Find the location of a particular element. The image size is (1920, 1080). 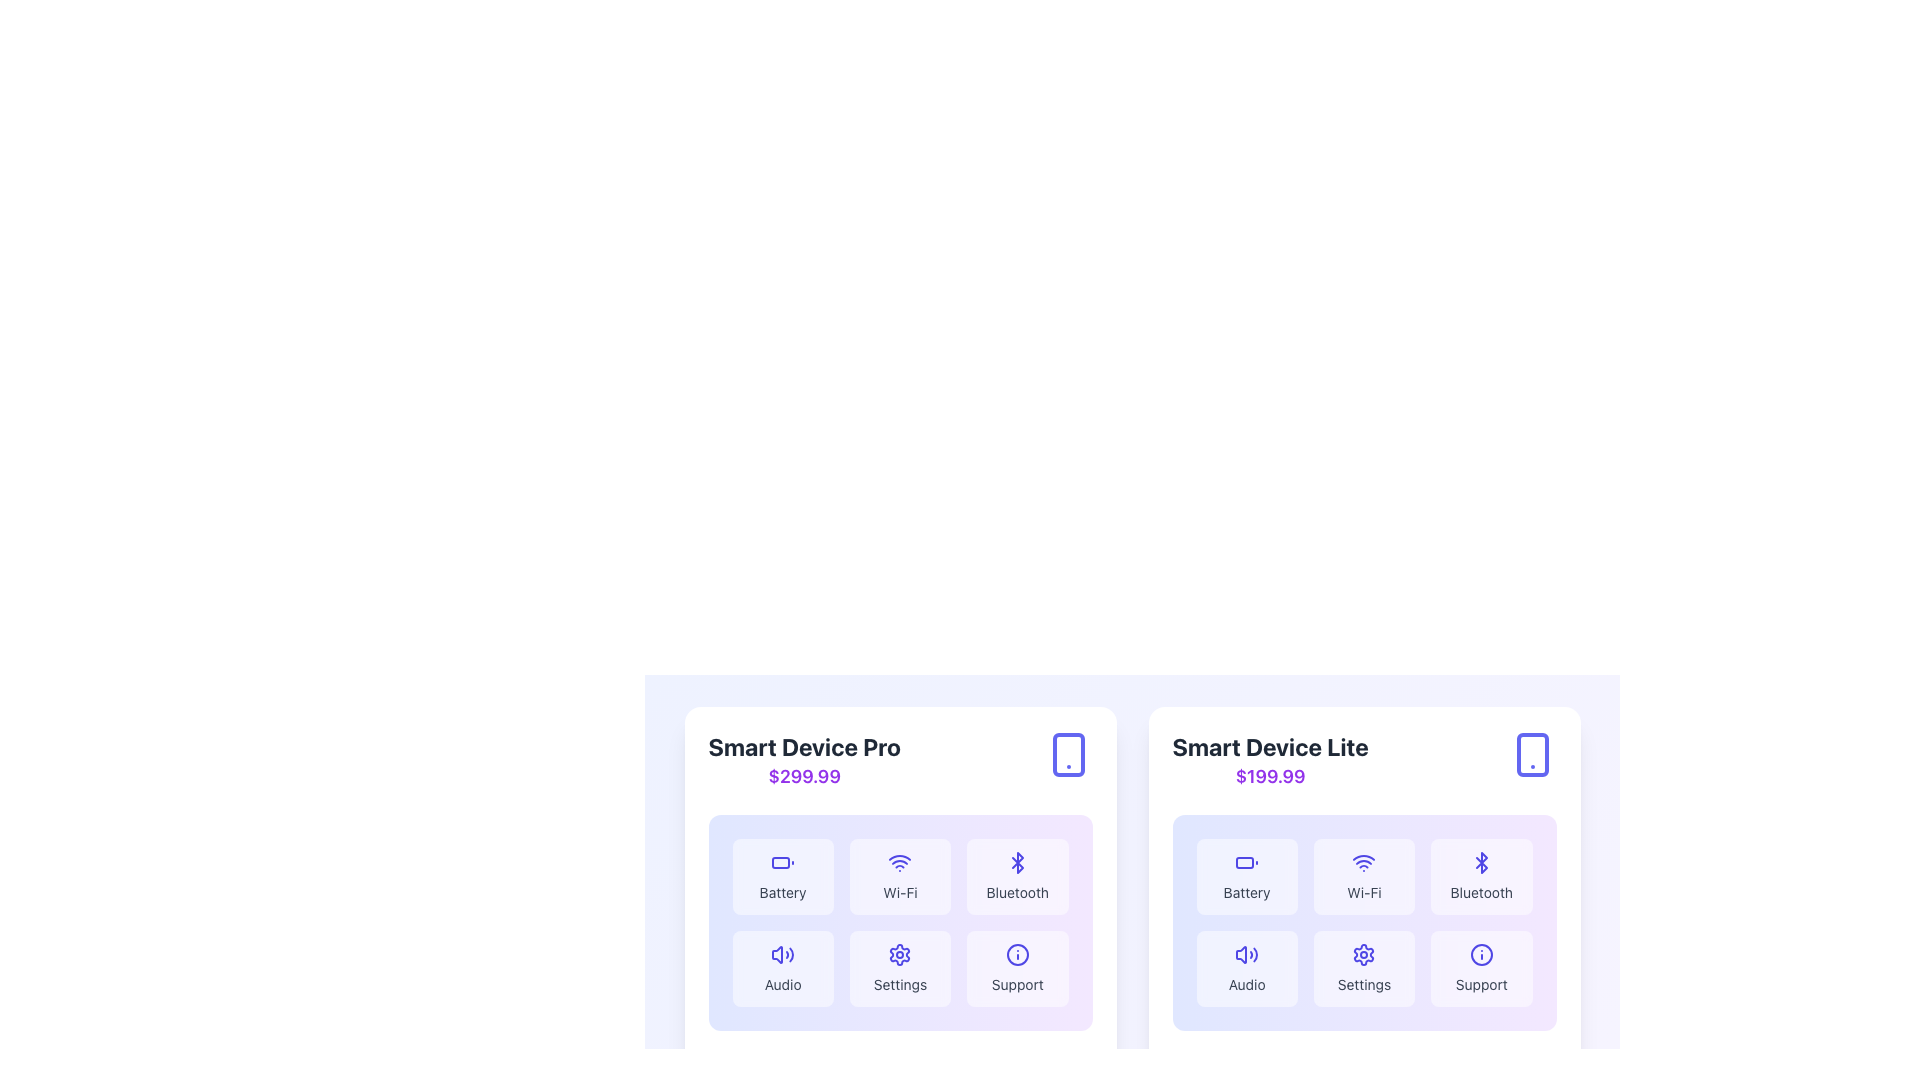

the stylized indigo Bluetooth icon is located at coordinates (1017, 862).